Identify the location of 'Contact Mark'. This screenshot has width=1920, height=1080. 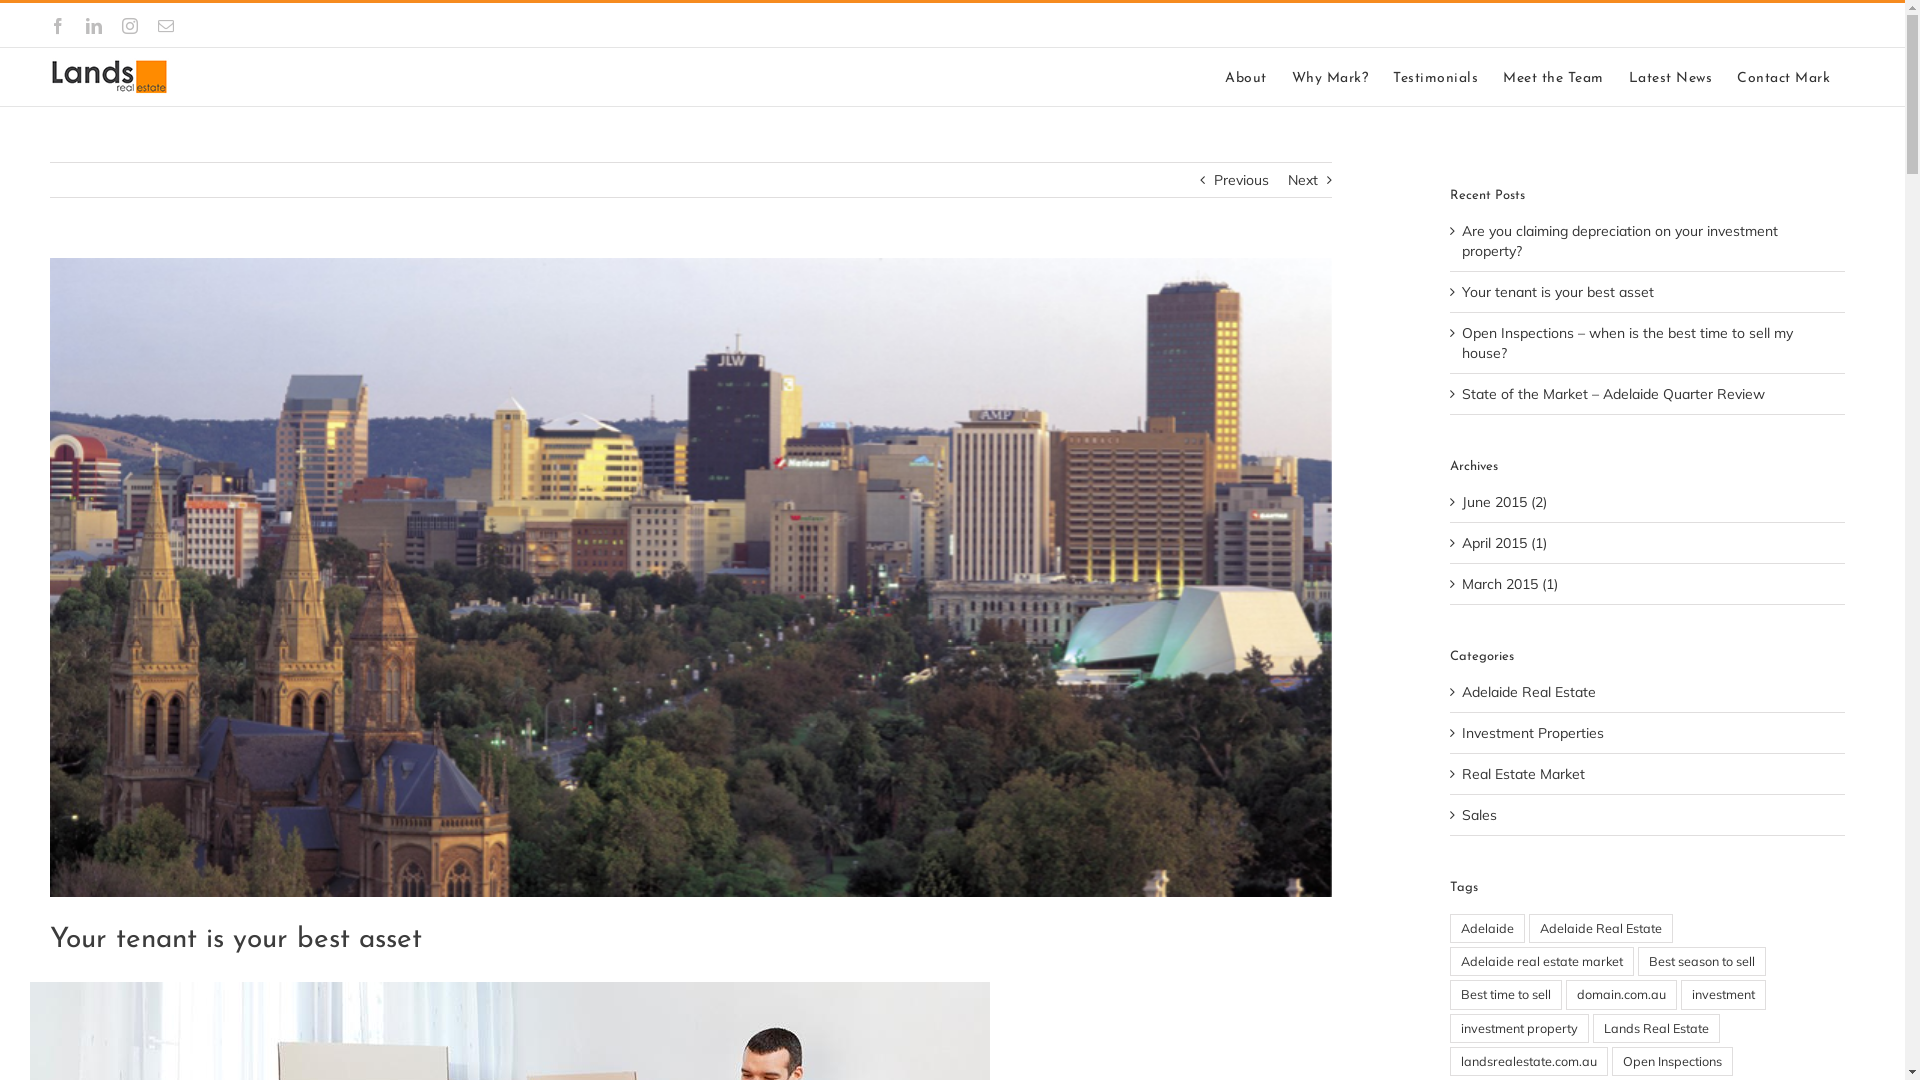
(1783, 76).